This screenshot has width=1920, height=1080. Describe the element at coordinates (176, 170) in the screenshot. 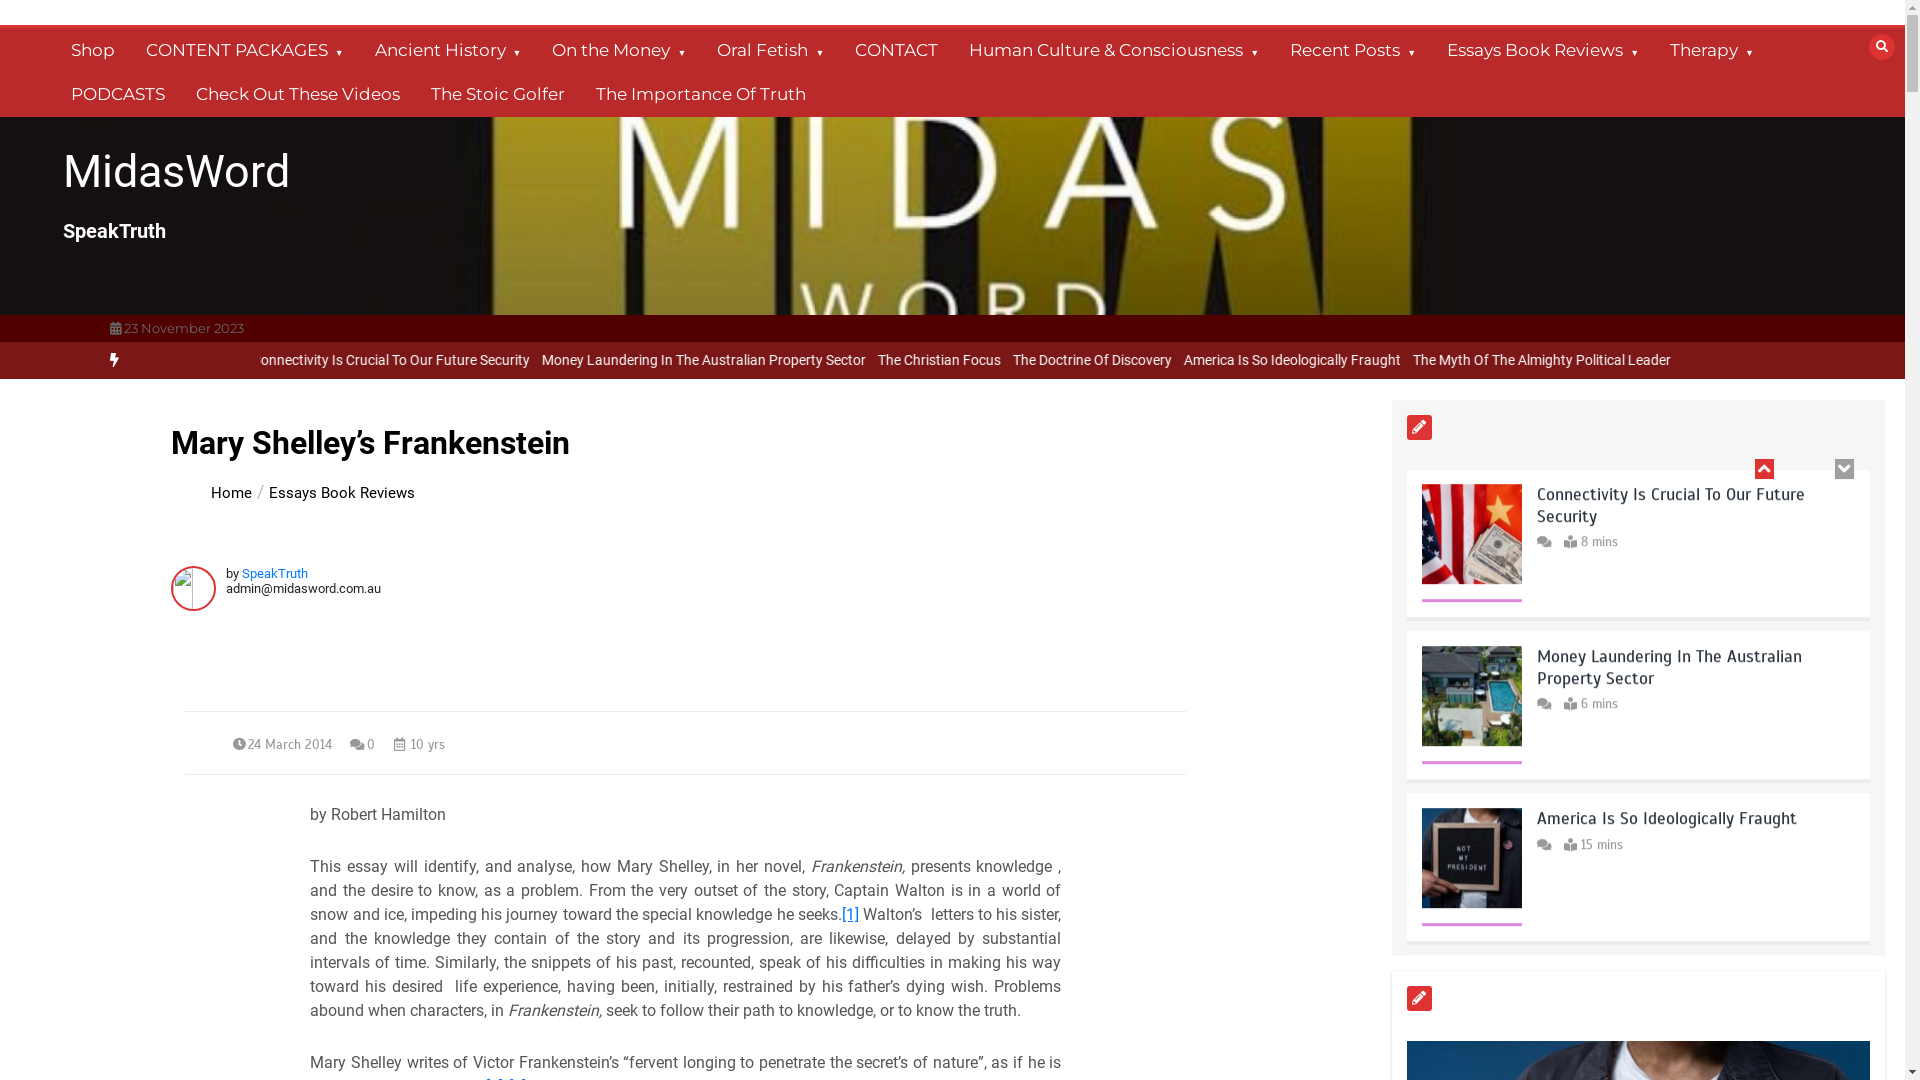

I see `'MidasWord'` at that location.